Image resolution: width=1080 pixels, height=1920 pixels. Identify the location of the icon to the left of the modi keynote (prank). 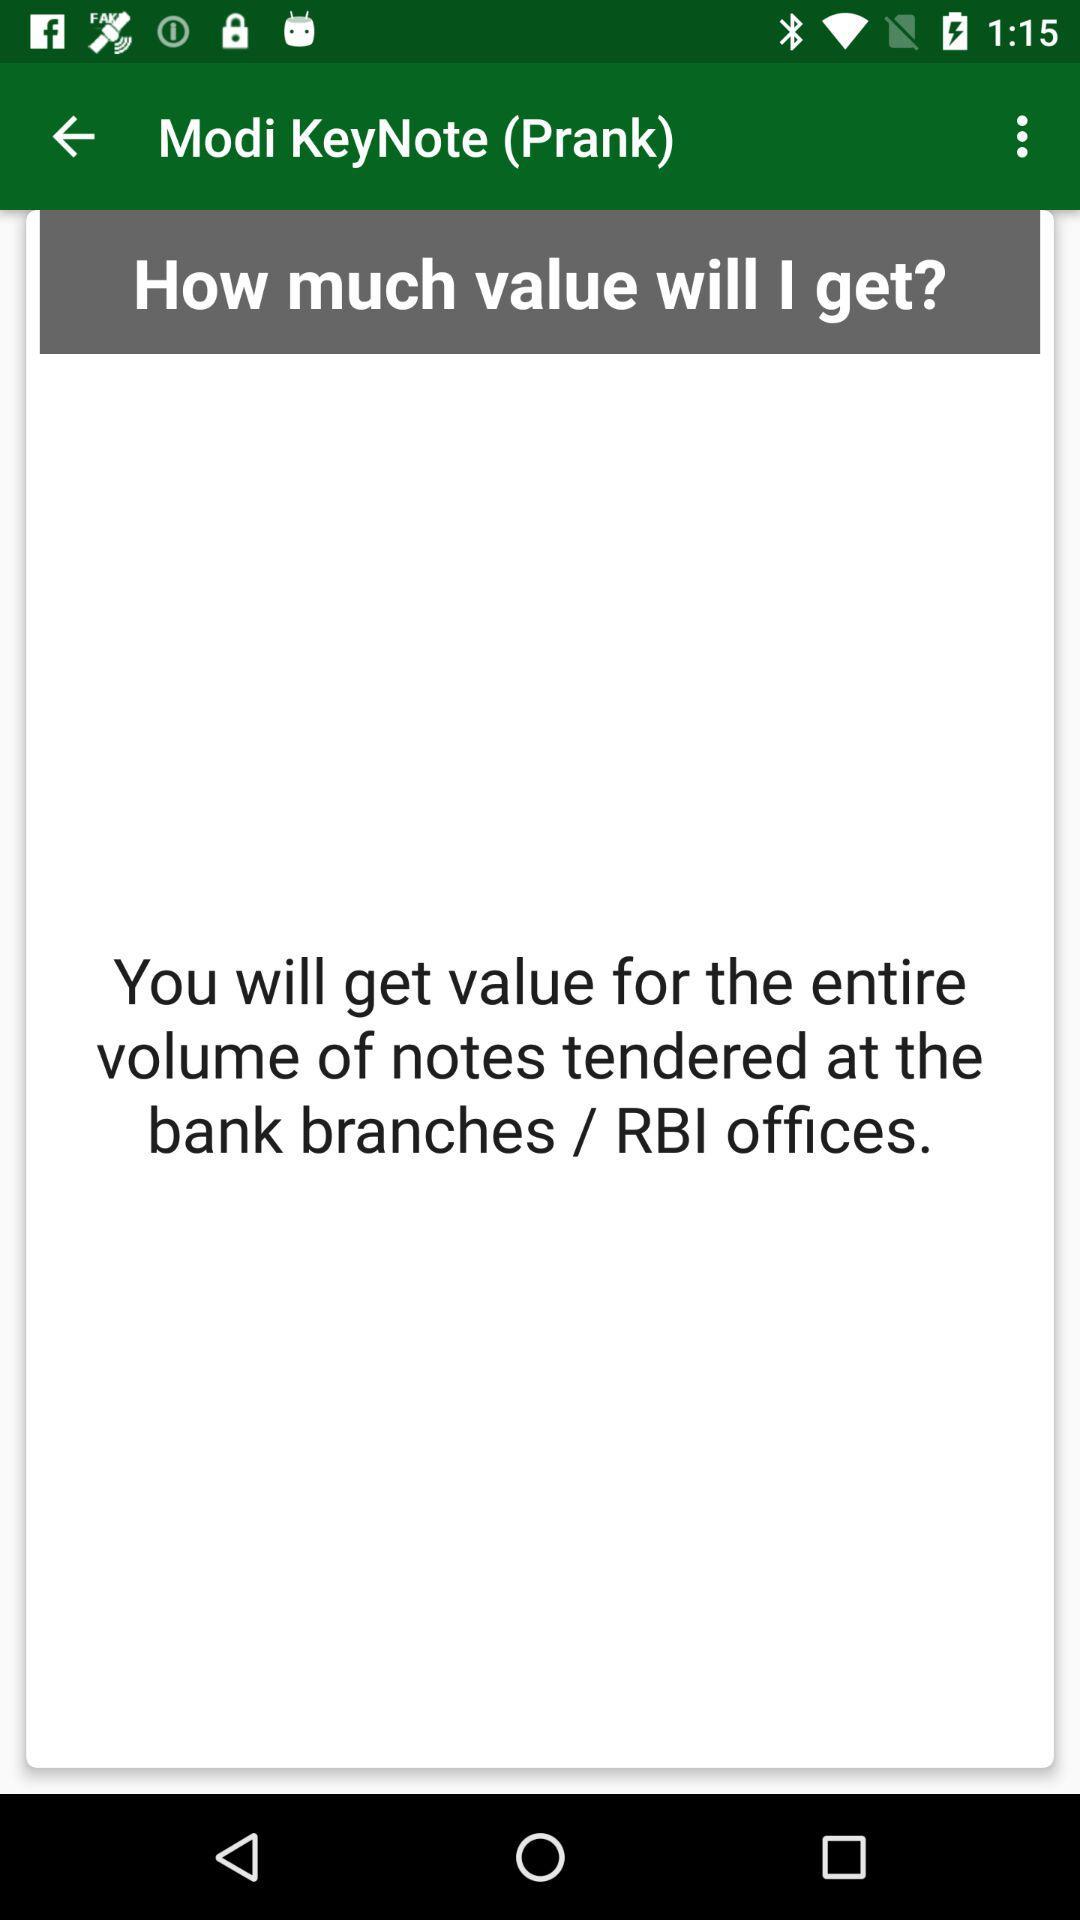
(72, 135).